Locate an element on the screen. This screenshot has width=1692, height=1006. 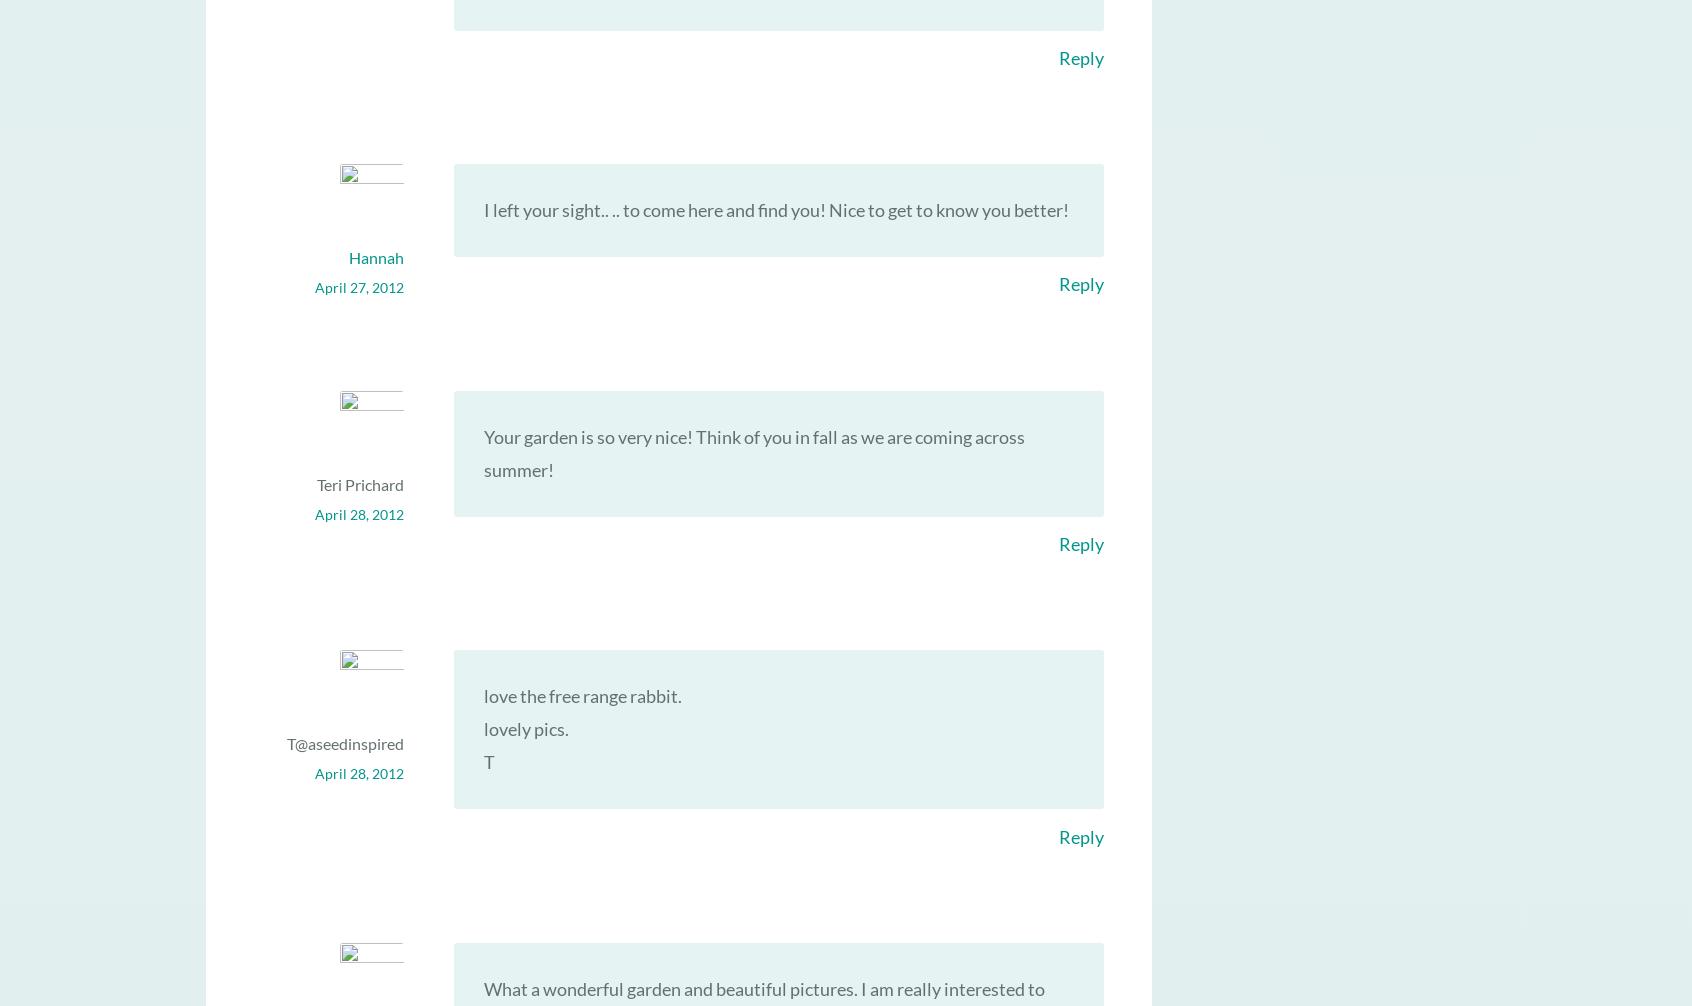
'love the free range rabbit.' is located at coordinates (482, 695).